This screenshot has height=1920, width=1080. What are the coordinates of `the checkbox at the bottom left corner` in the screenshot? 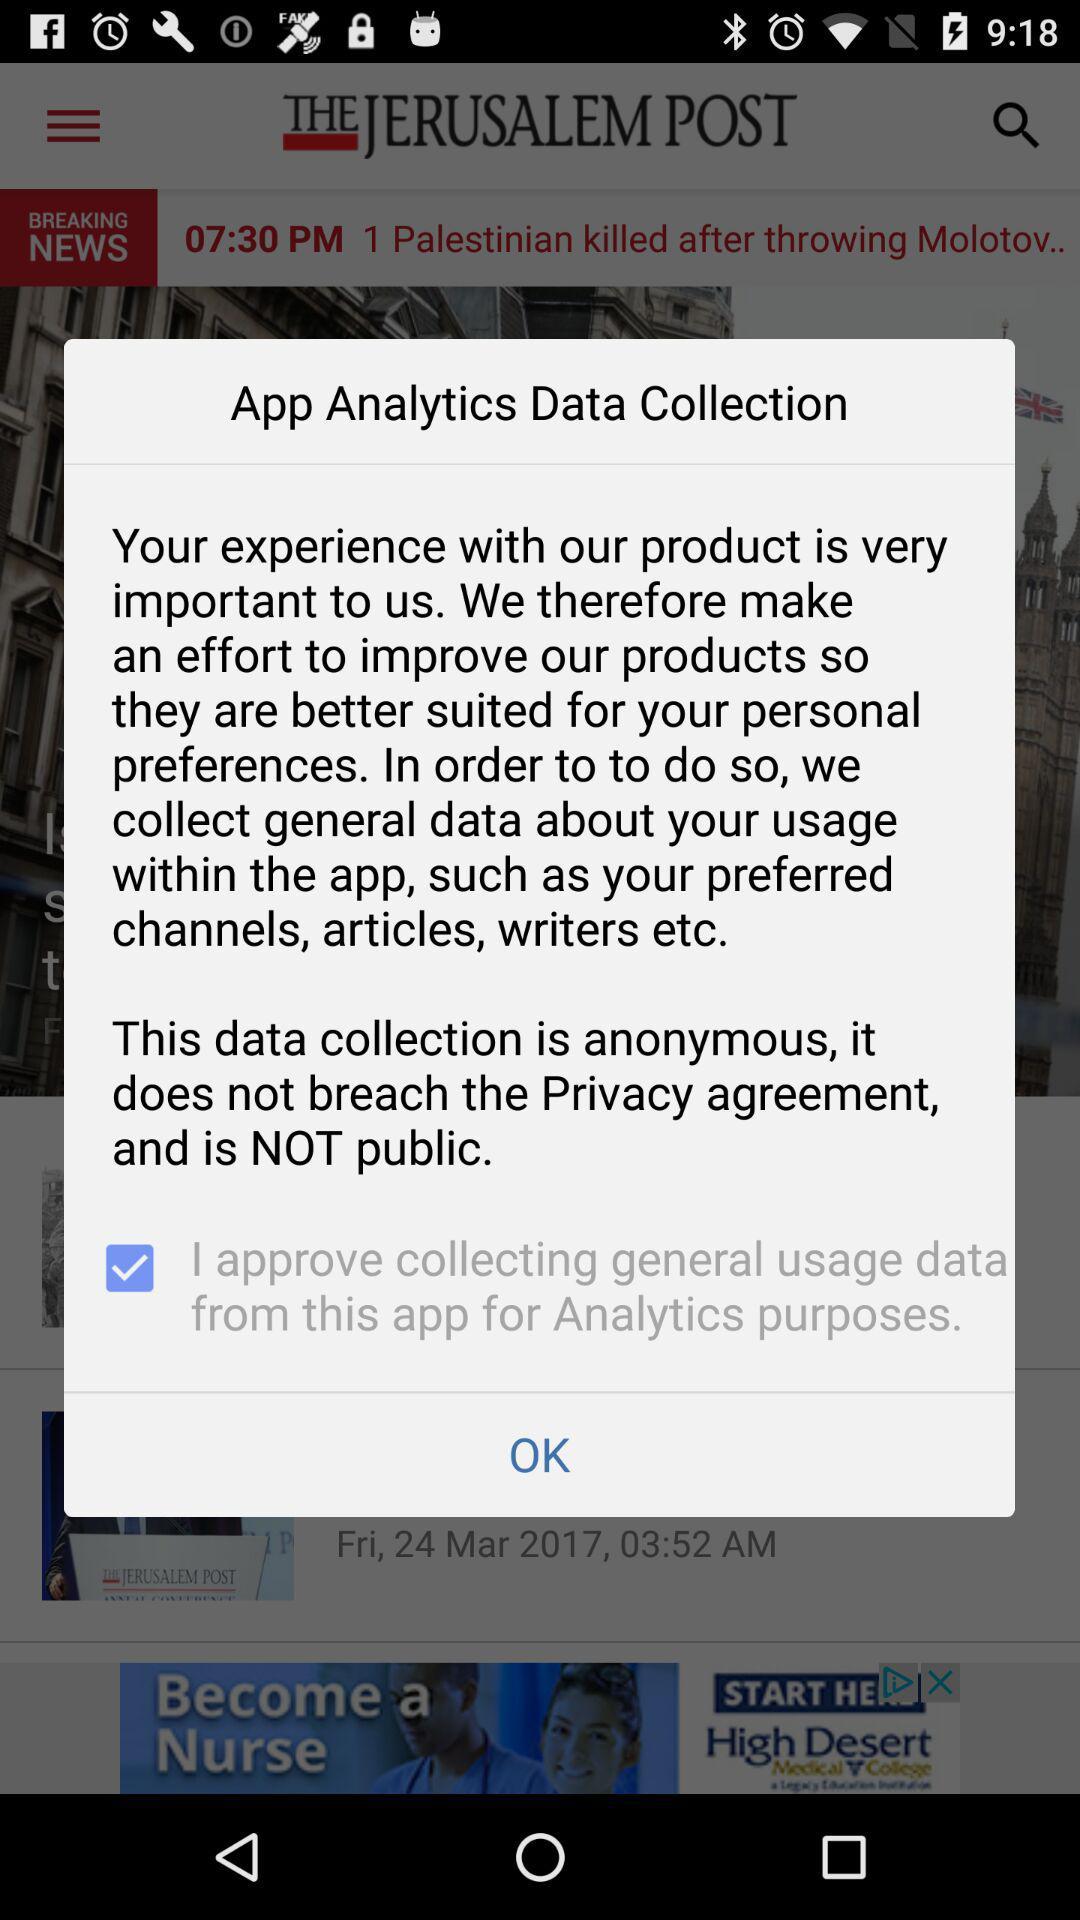 It's located at (127, 1288).